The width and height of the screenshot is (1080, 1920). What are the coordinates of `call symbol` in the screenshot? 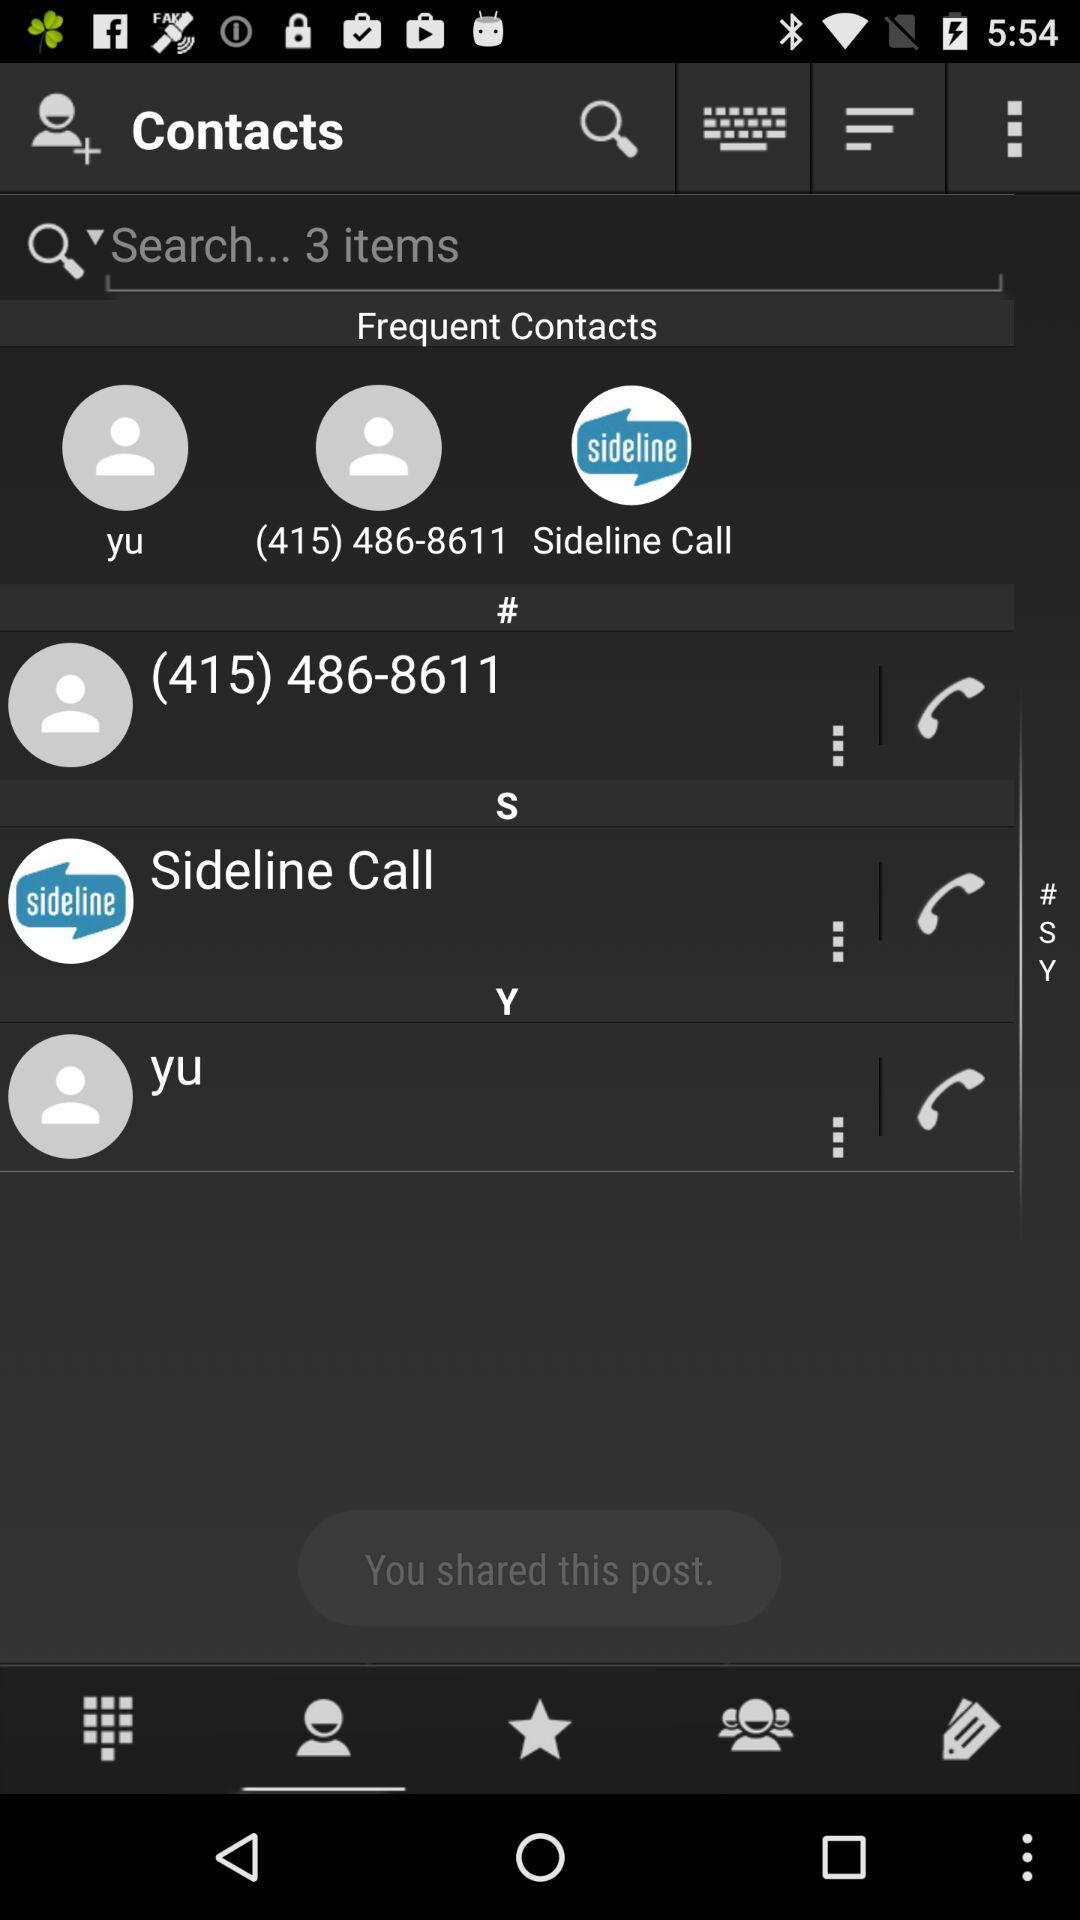 It's located at (947, 705).